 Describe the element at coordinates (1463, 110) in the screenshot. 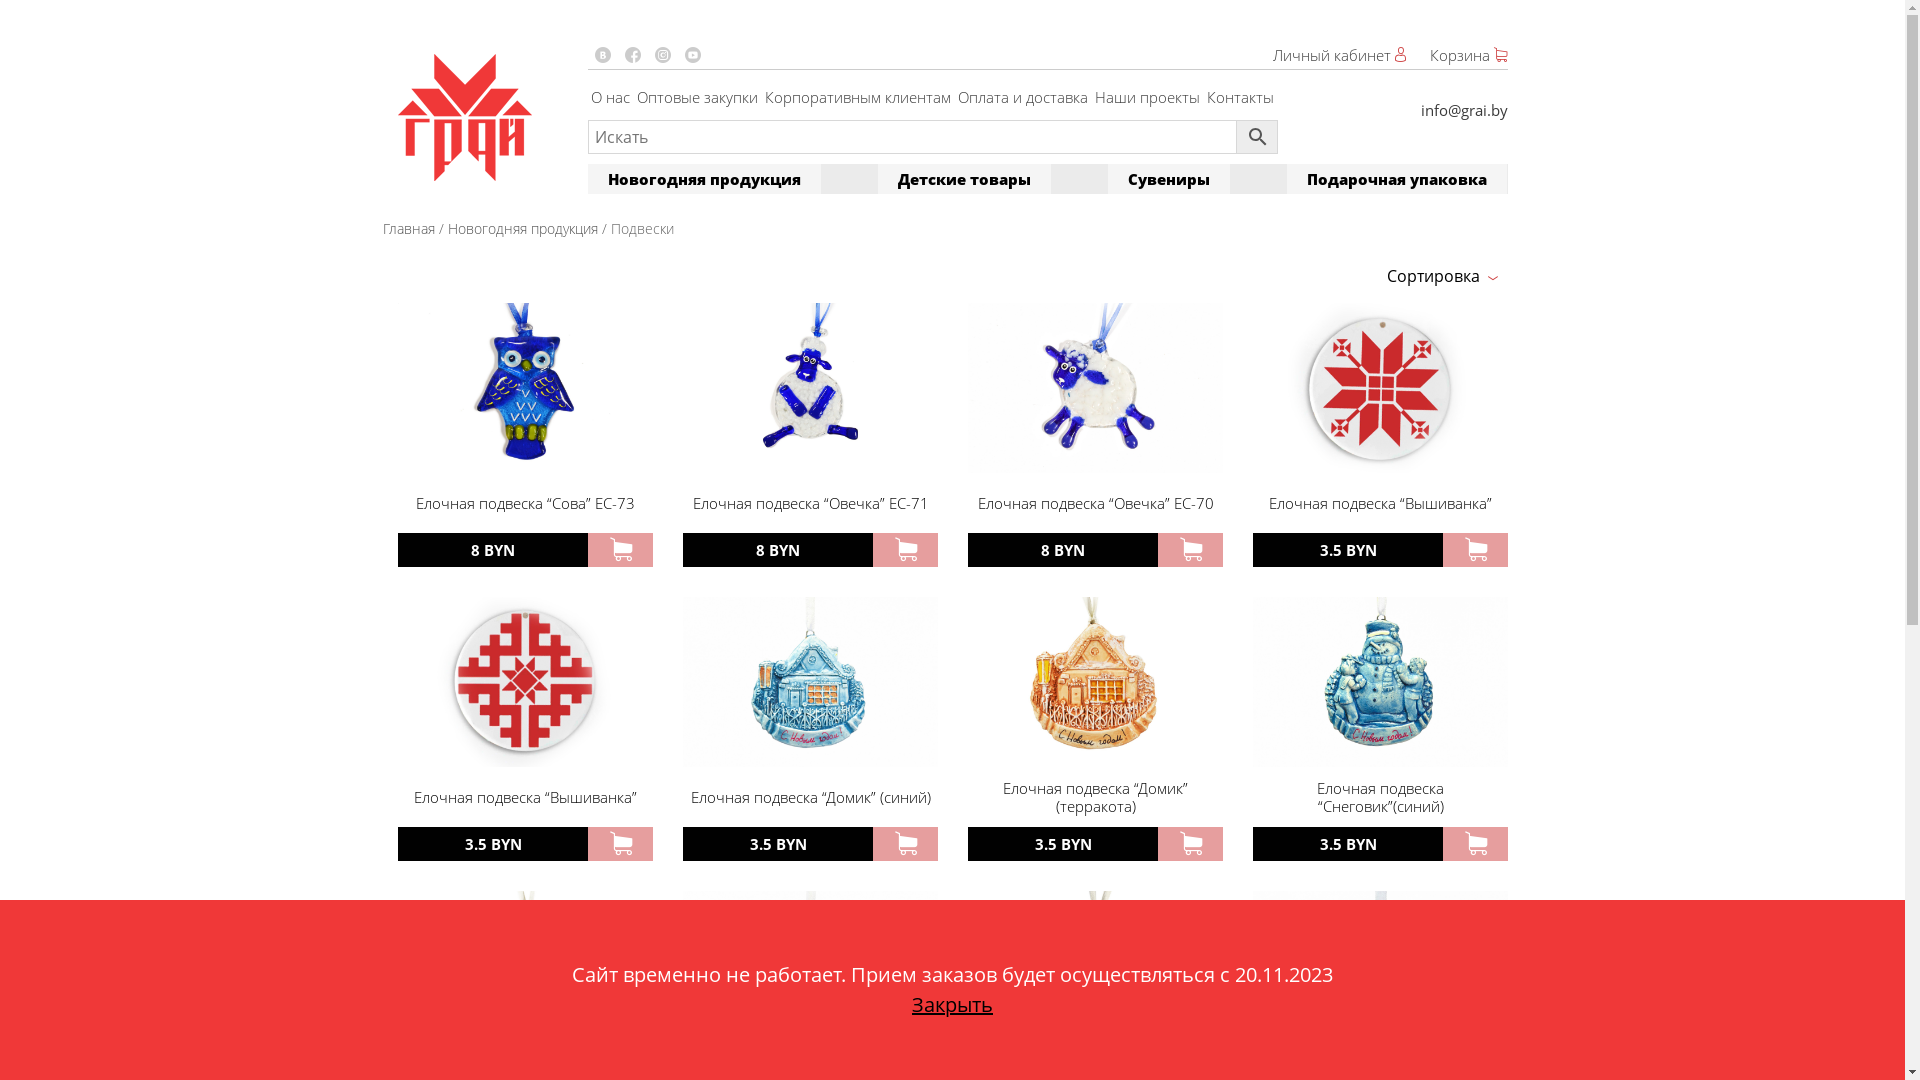

I see `'info@grai.by'` at that location.